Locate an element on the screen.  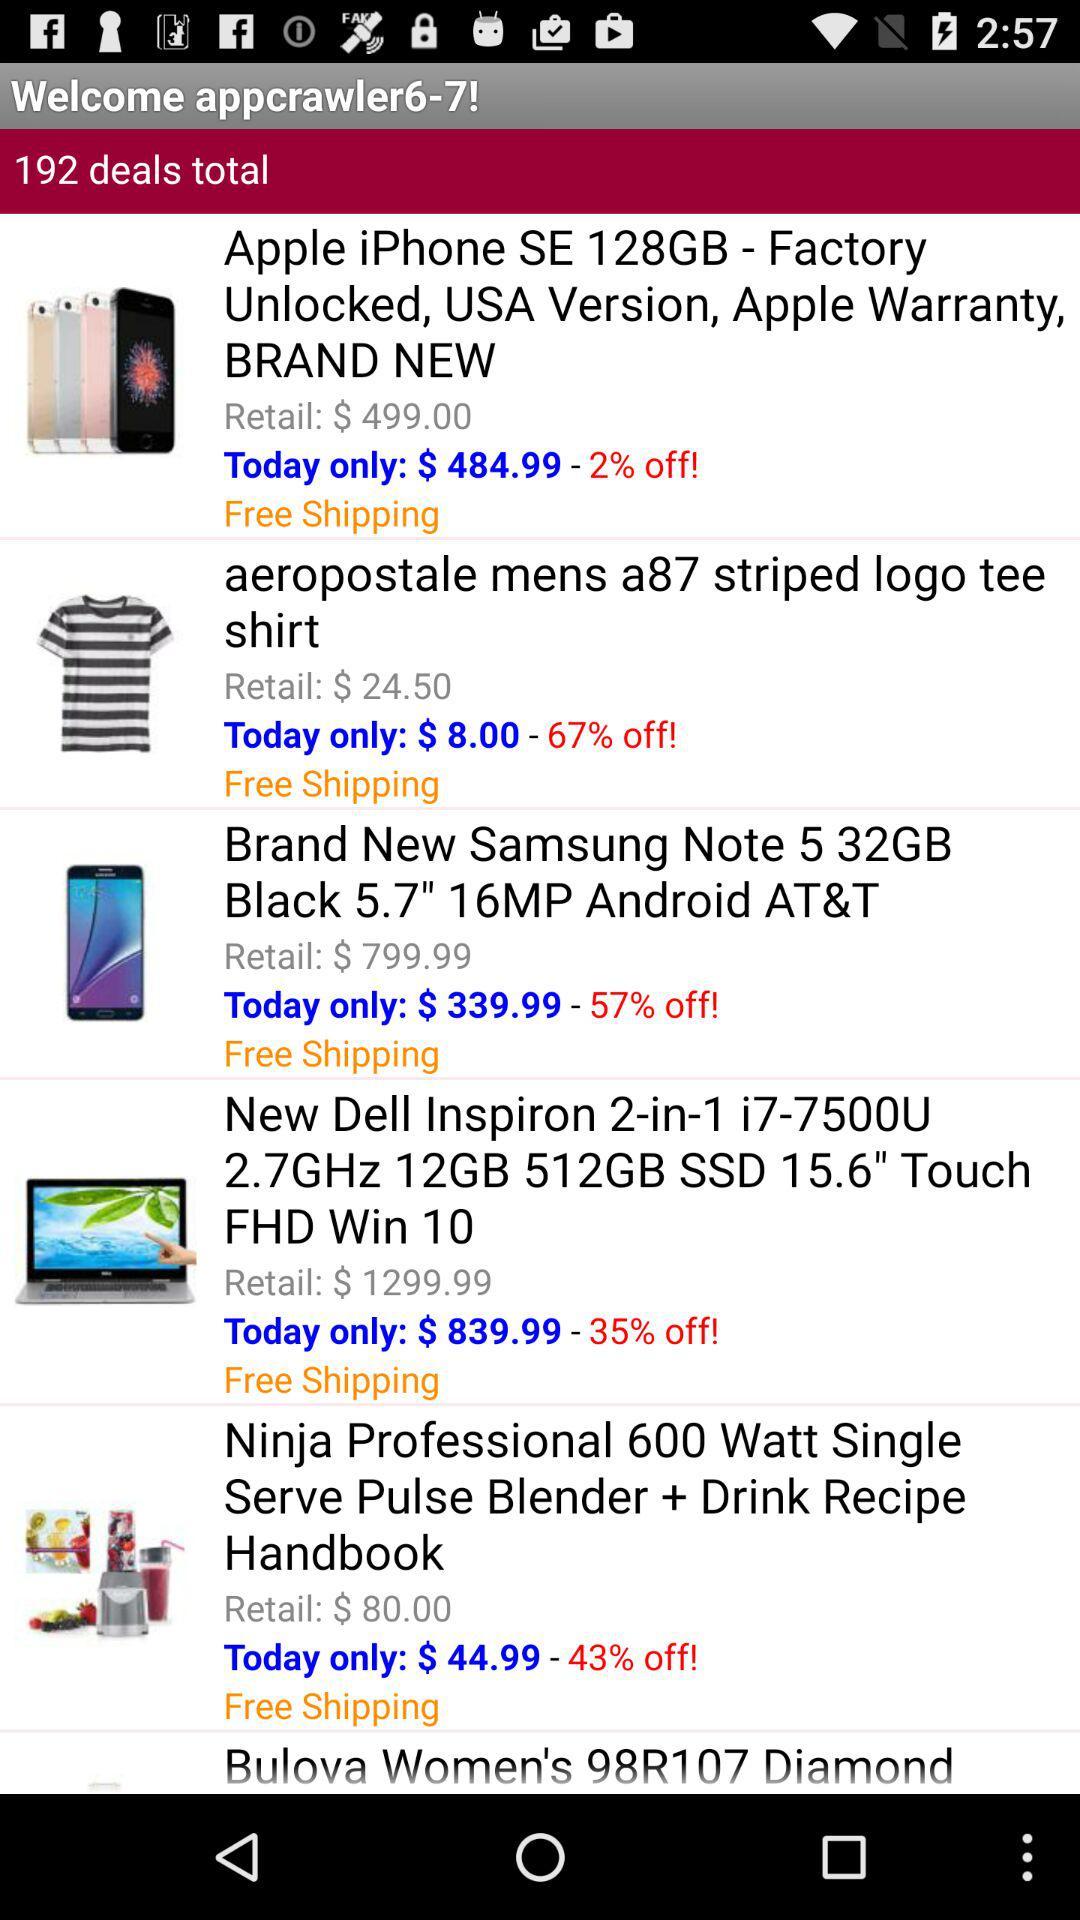
- is located at coordinates (575, 1003).